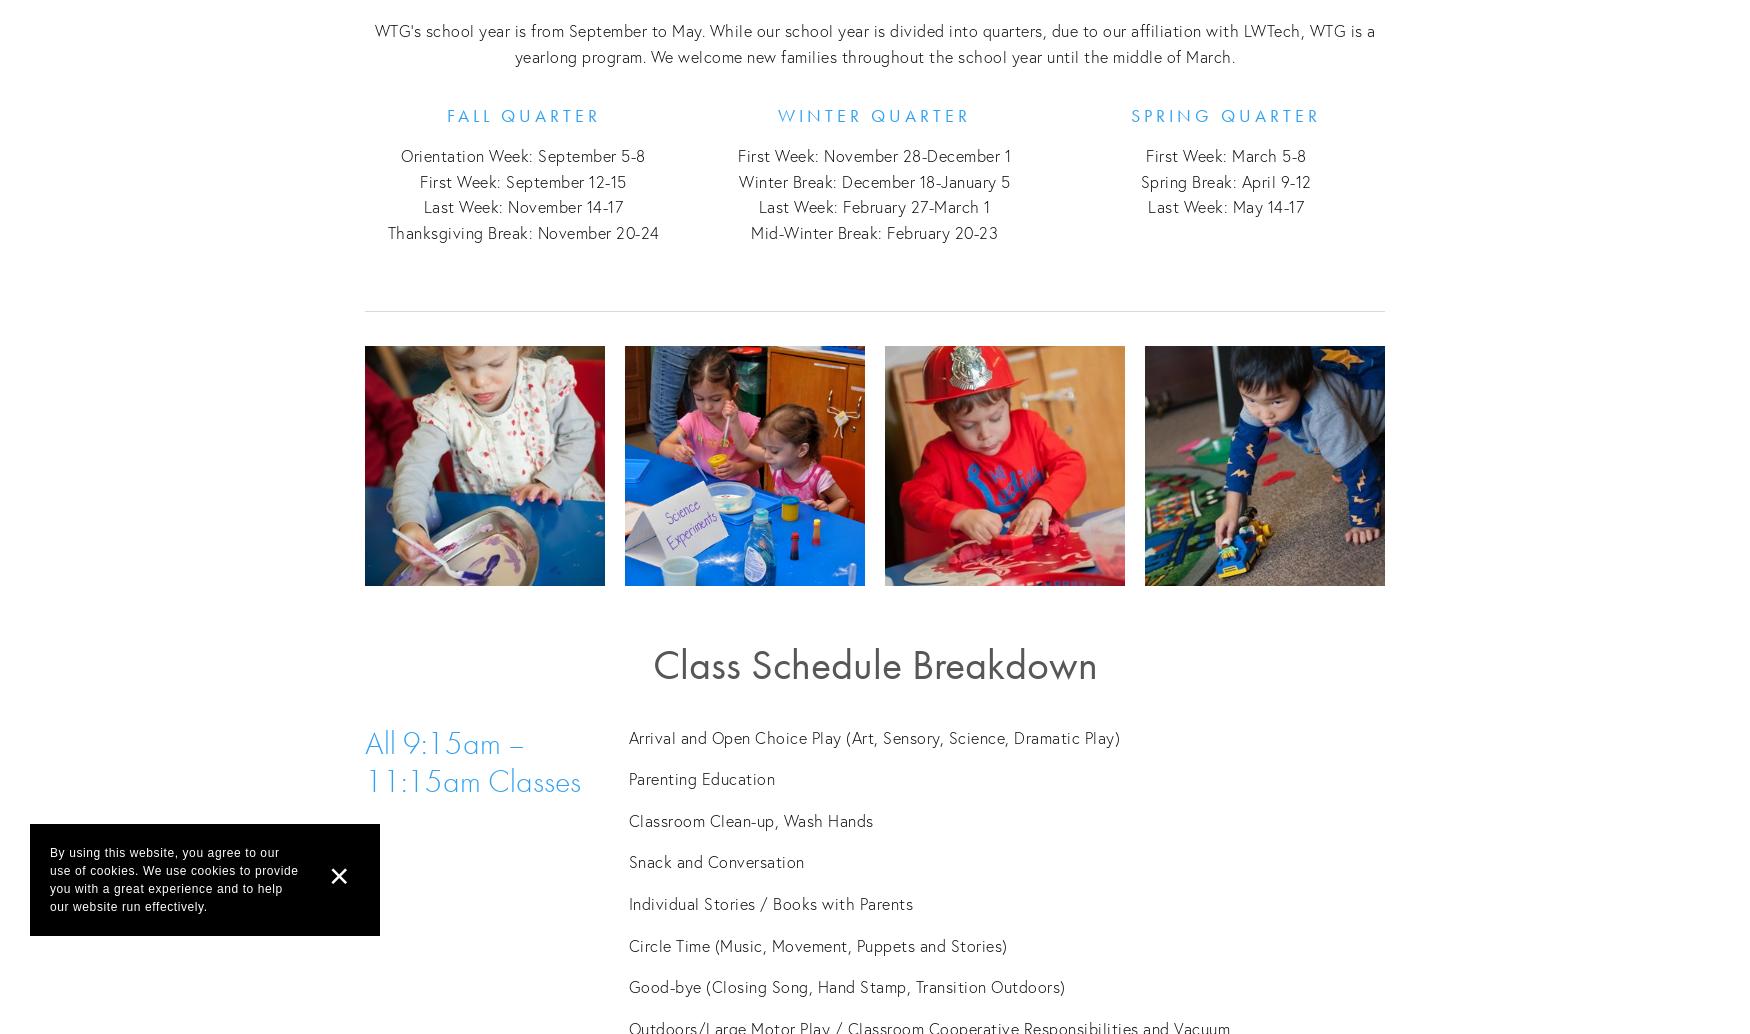 The height and width of the screenshot is (1034, 1750). What do you see at coordinates (522, 154) in the screenshot?
I see `'Orientation Week: September 5-8'` at bounding box center [522, 154].